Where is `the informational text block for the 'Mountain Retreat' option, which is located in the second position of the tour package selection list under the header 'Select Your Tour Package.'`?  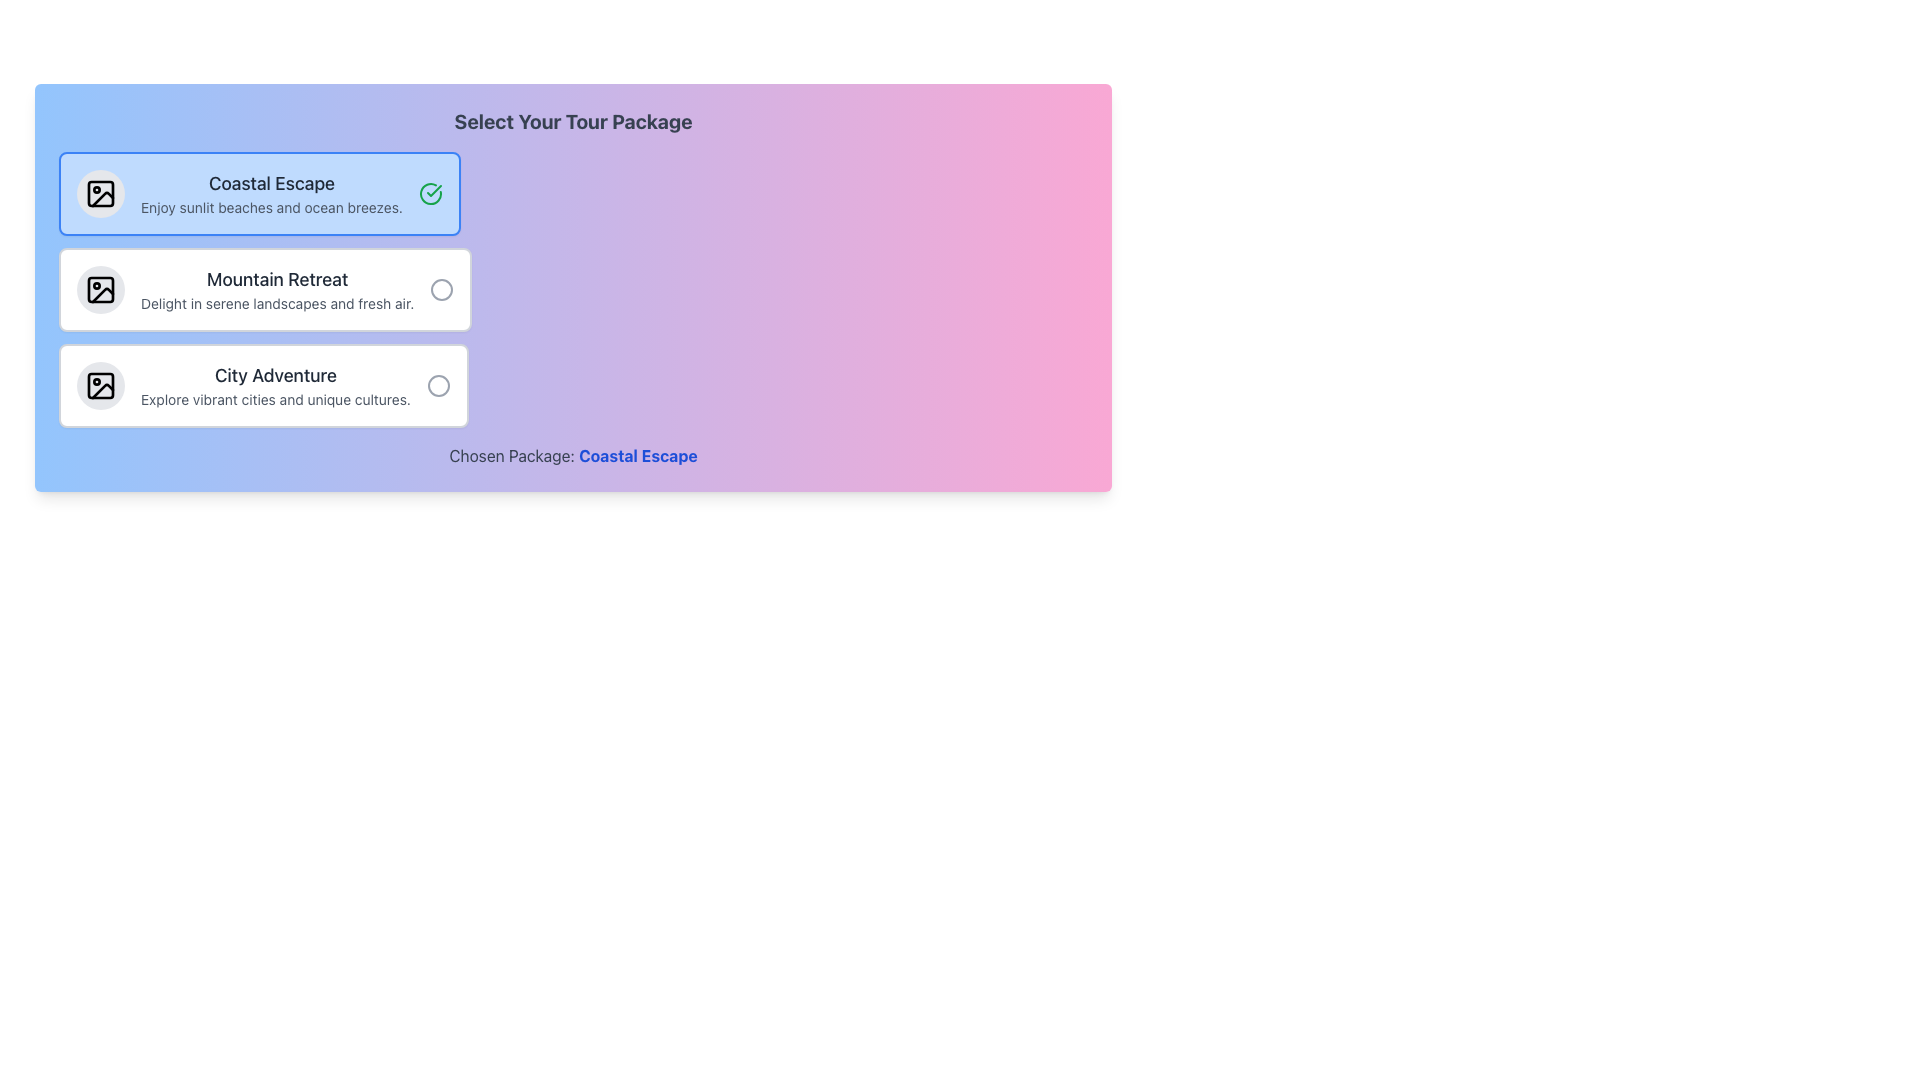
the informational text block for the 'Mountain Retreat' option, which is located in the second position of the tour package selection list under the header 'Select Your Tour Package.' is located at coordinates (276, 289).